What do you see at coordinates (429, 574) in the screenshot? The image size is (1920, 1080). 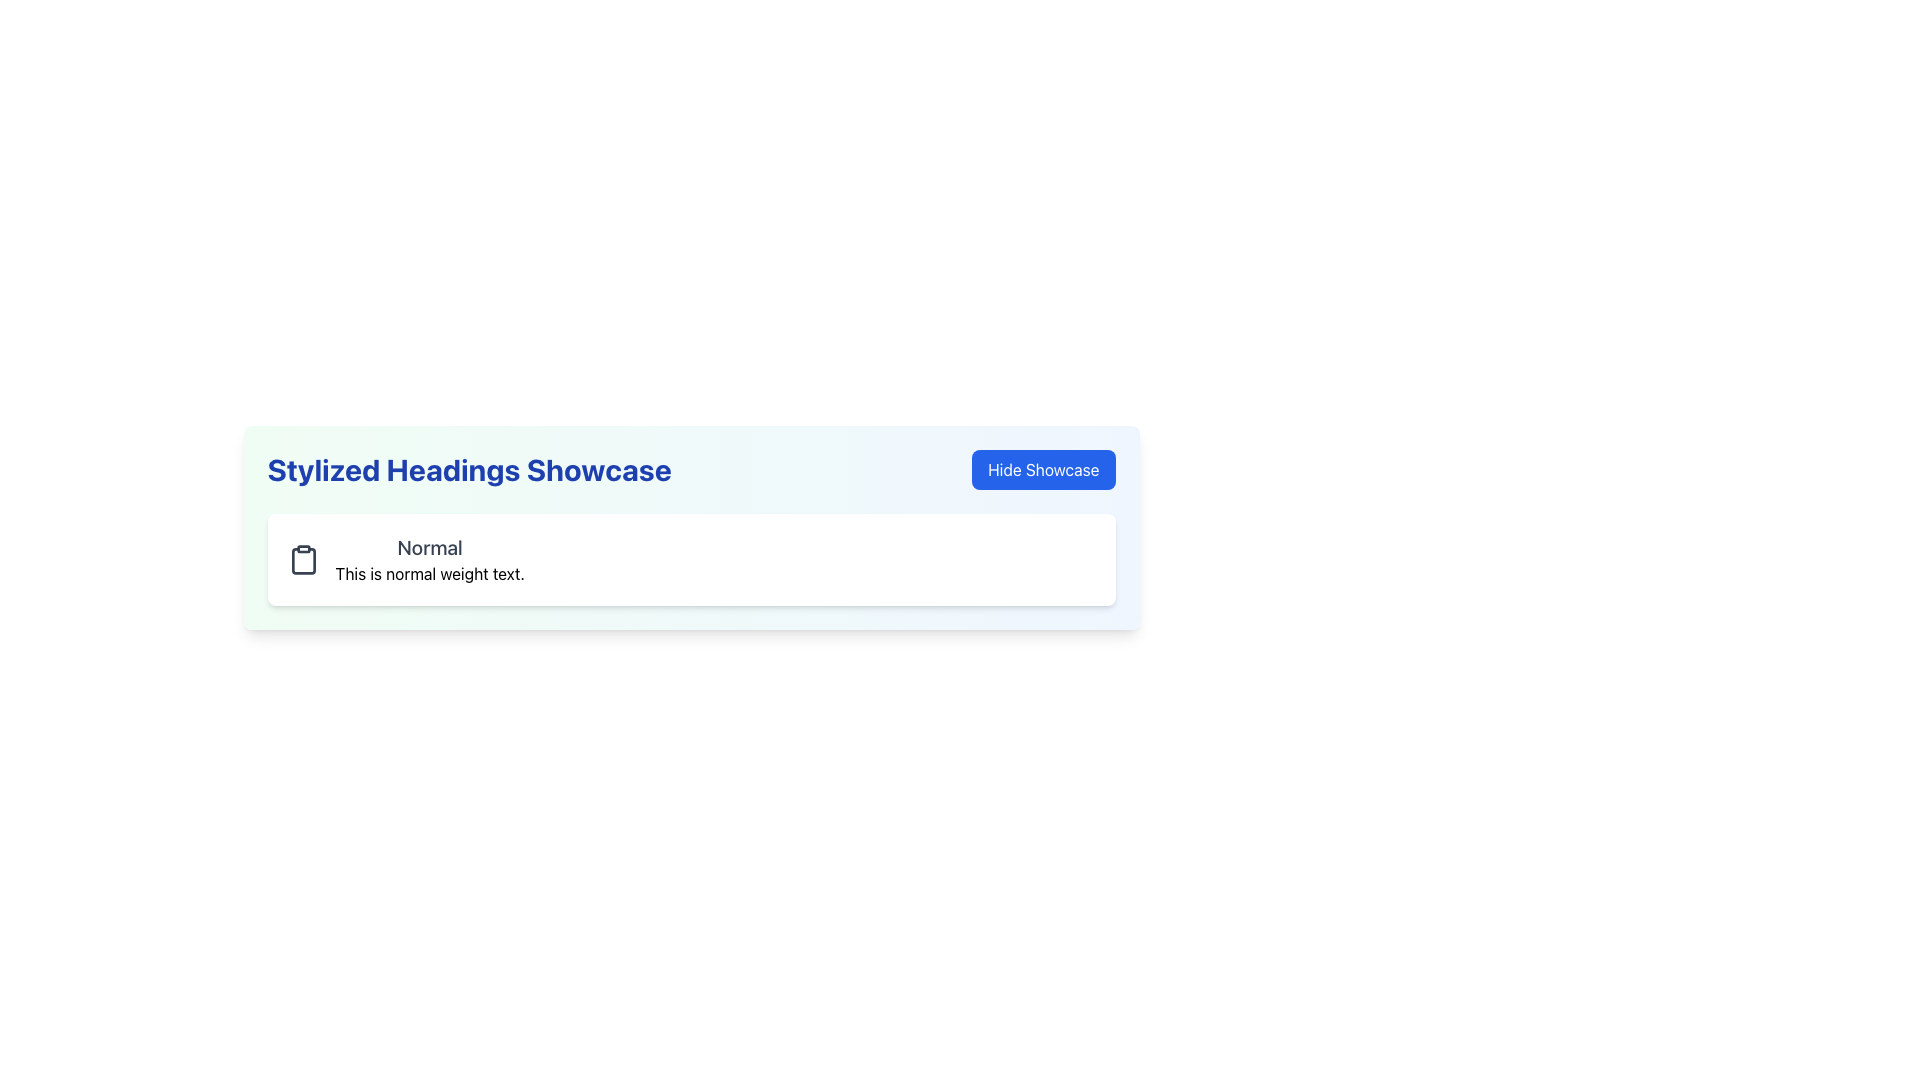 I see `text from the Text Label element displaying 'This is normal weight text.' located below the 'Normal' label` at bounding box center [429, 574].